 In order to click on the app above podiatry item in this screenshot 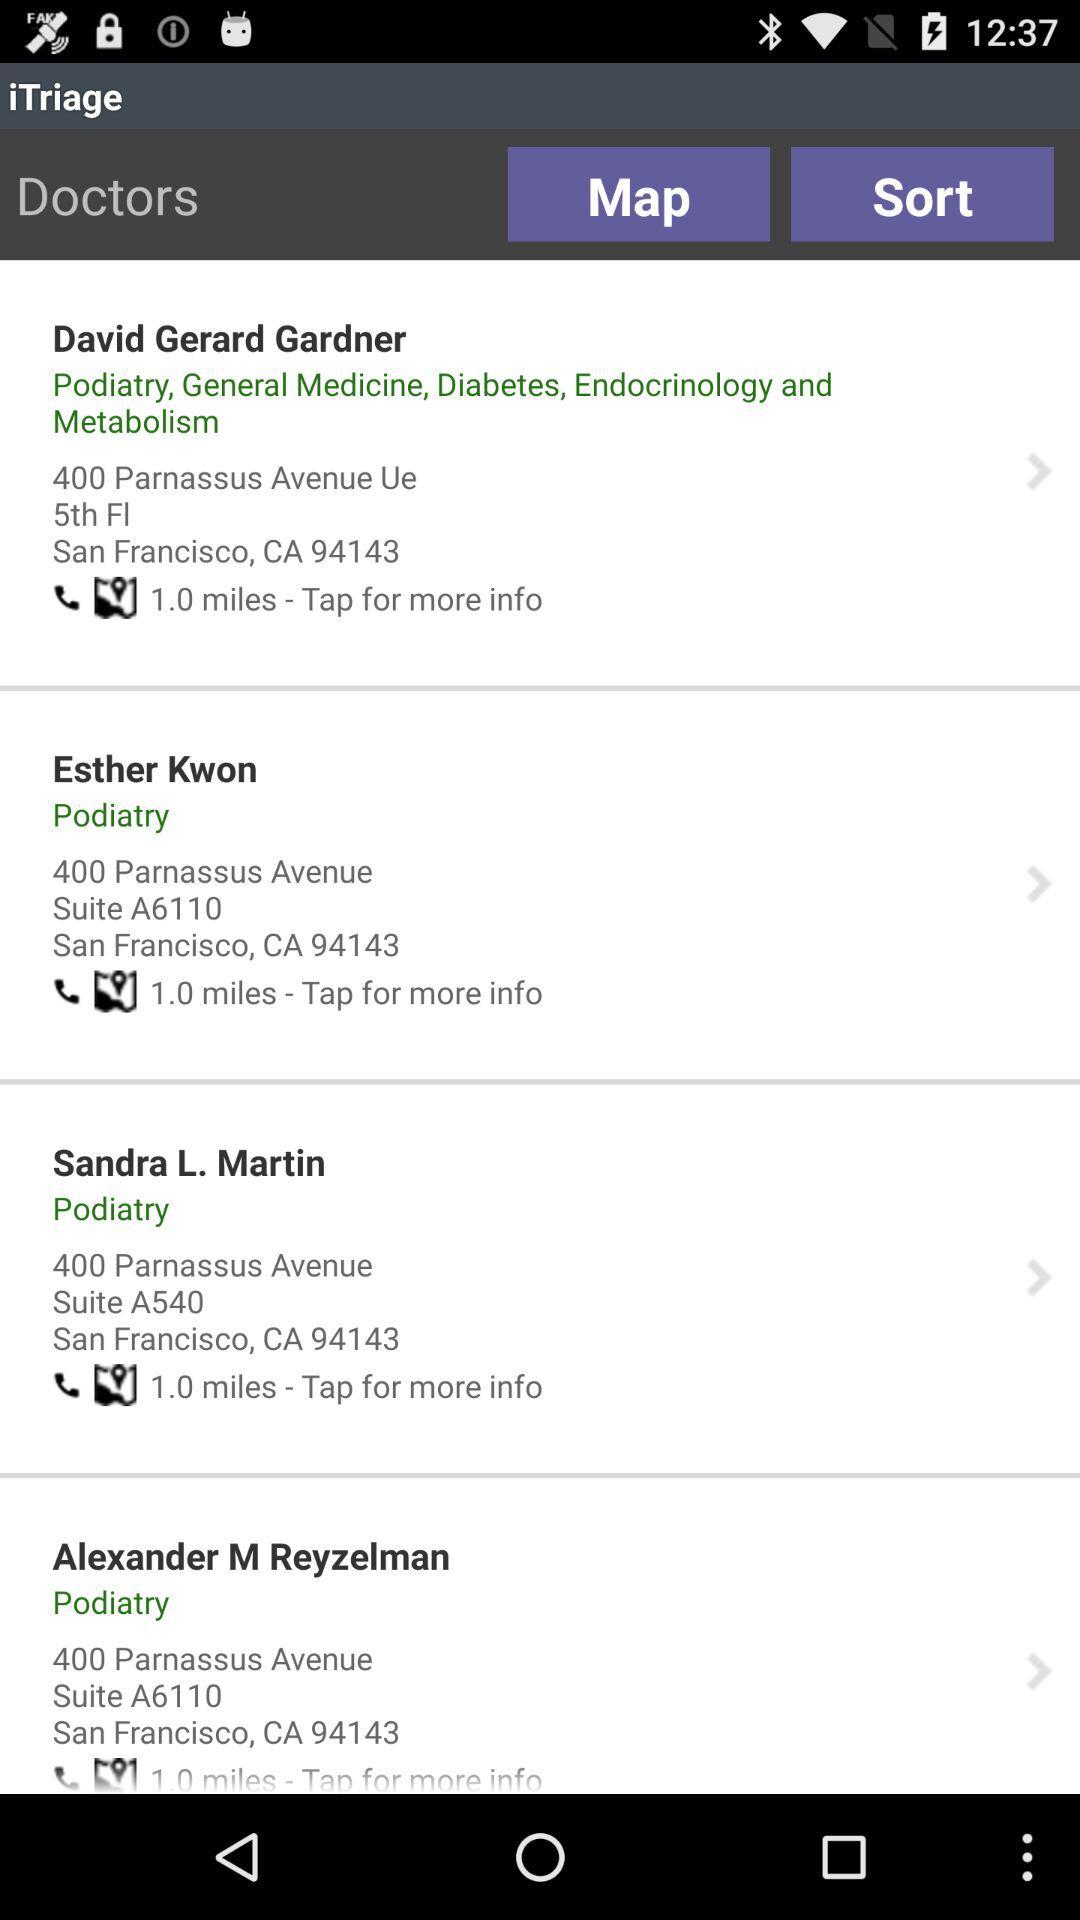, I will do `click(250, 1554)`.